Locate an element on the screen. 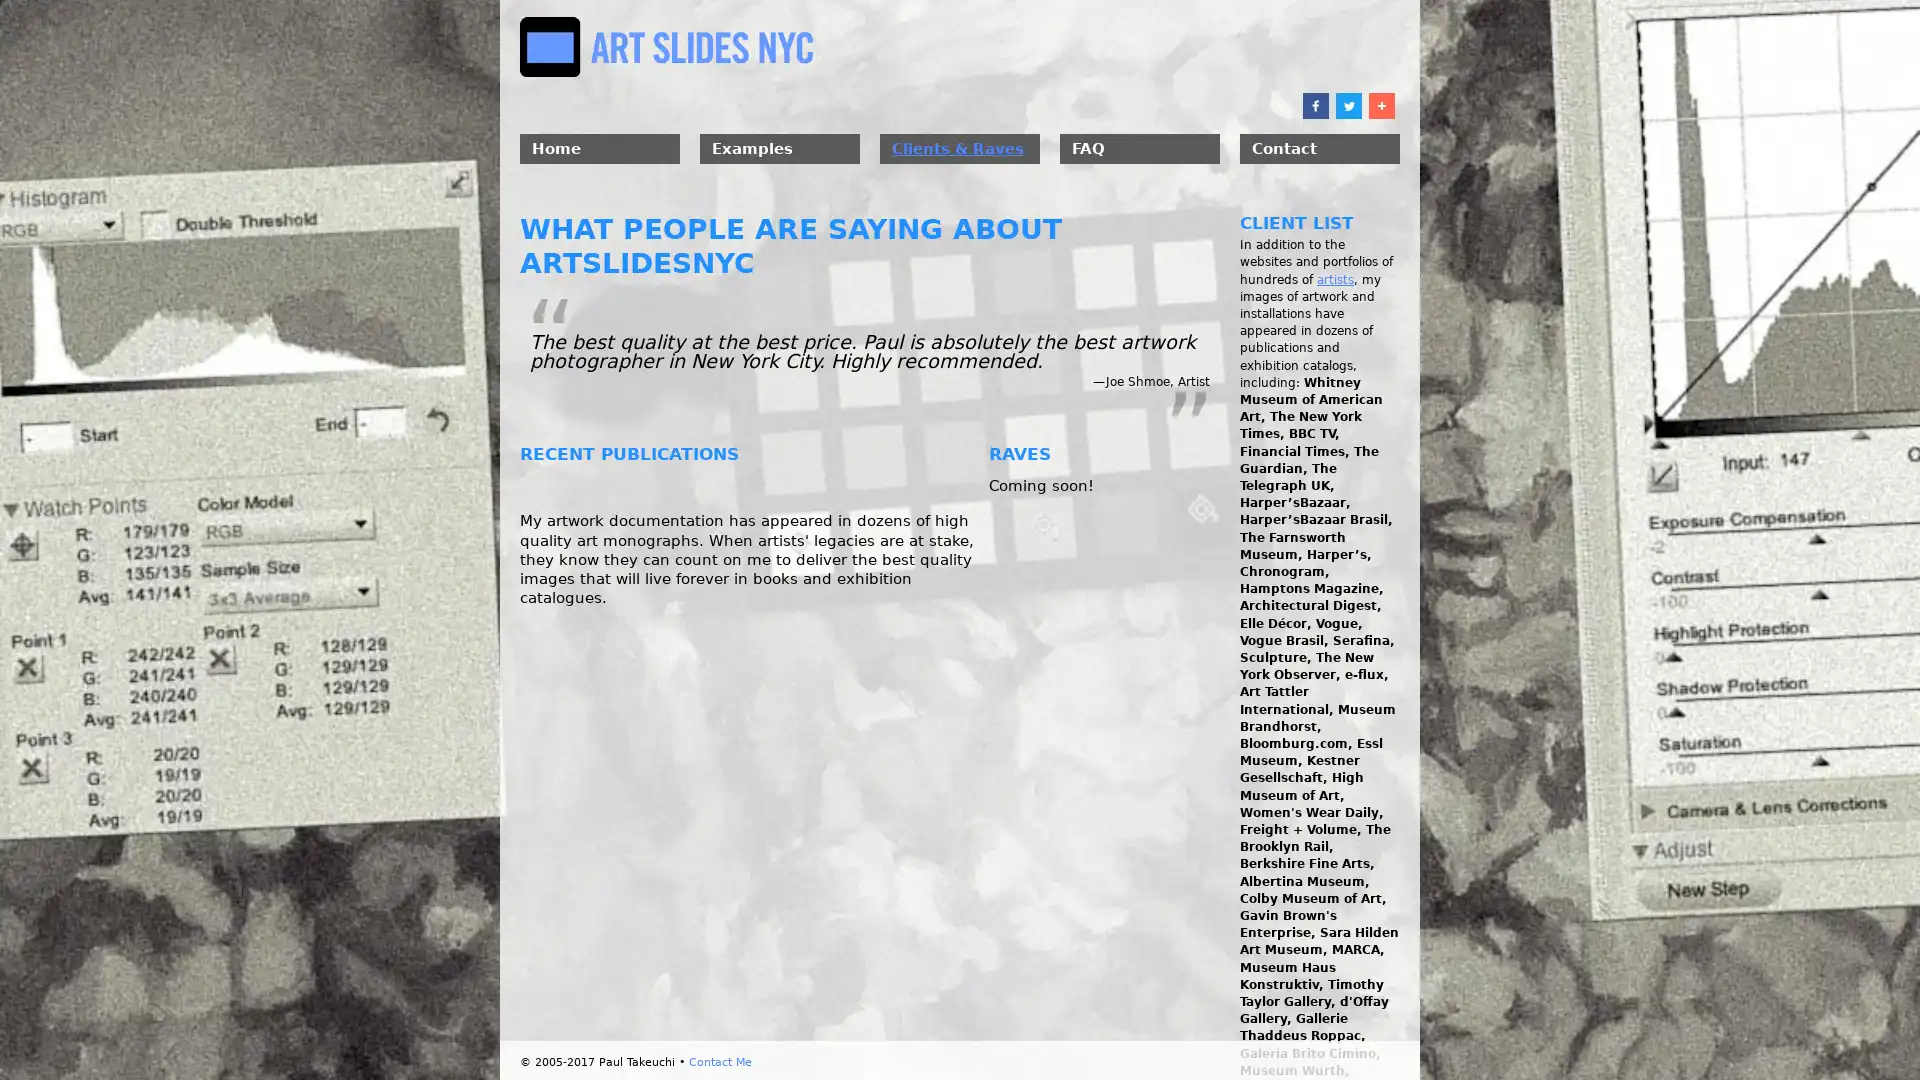  Share to Facebook is located at coordinates (1324, 104).